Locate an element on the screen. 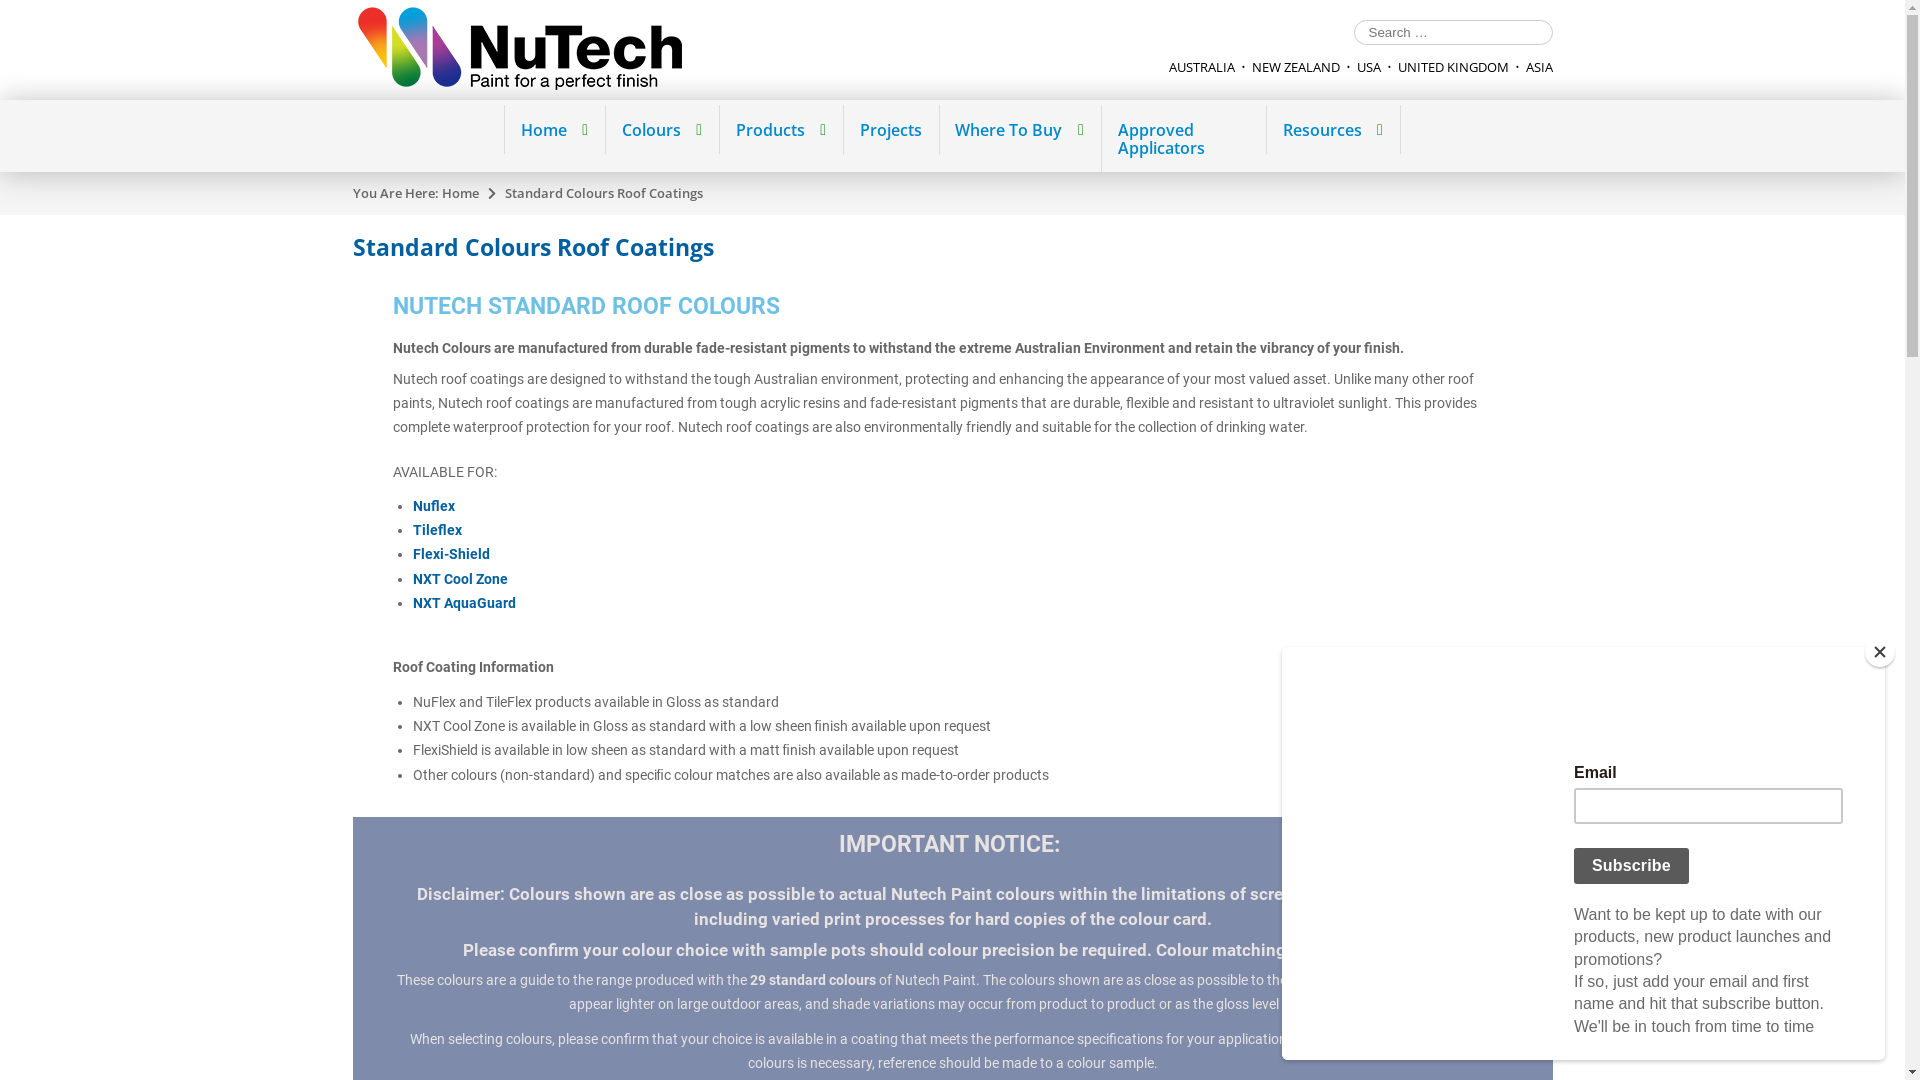 This screenshot has width=1920, height=1080. 'Colours' is located at coordinates (604, 129).